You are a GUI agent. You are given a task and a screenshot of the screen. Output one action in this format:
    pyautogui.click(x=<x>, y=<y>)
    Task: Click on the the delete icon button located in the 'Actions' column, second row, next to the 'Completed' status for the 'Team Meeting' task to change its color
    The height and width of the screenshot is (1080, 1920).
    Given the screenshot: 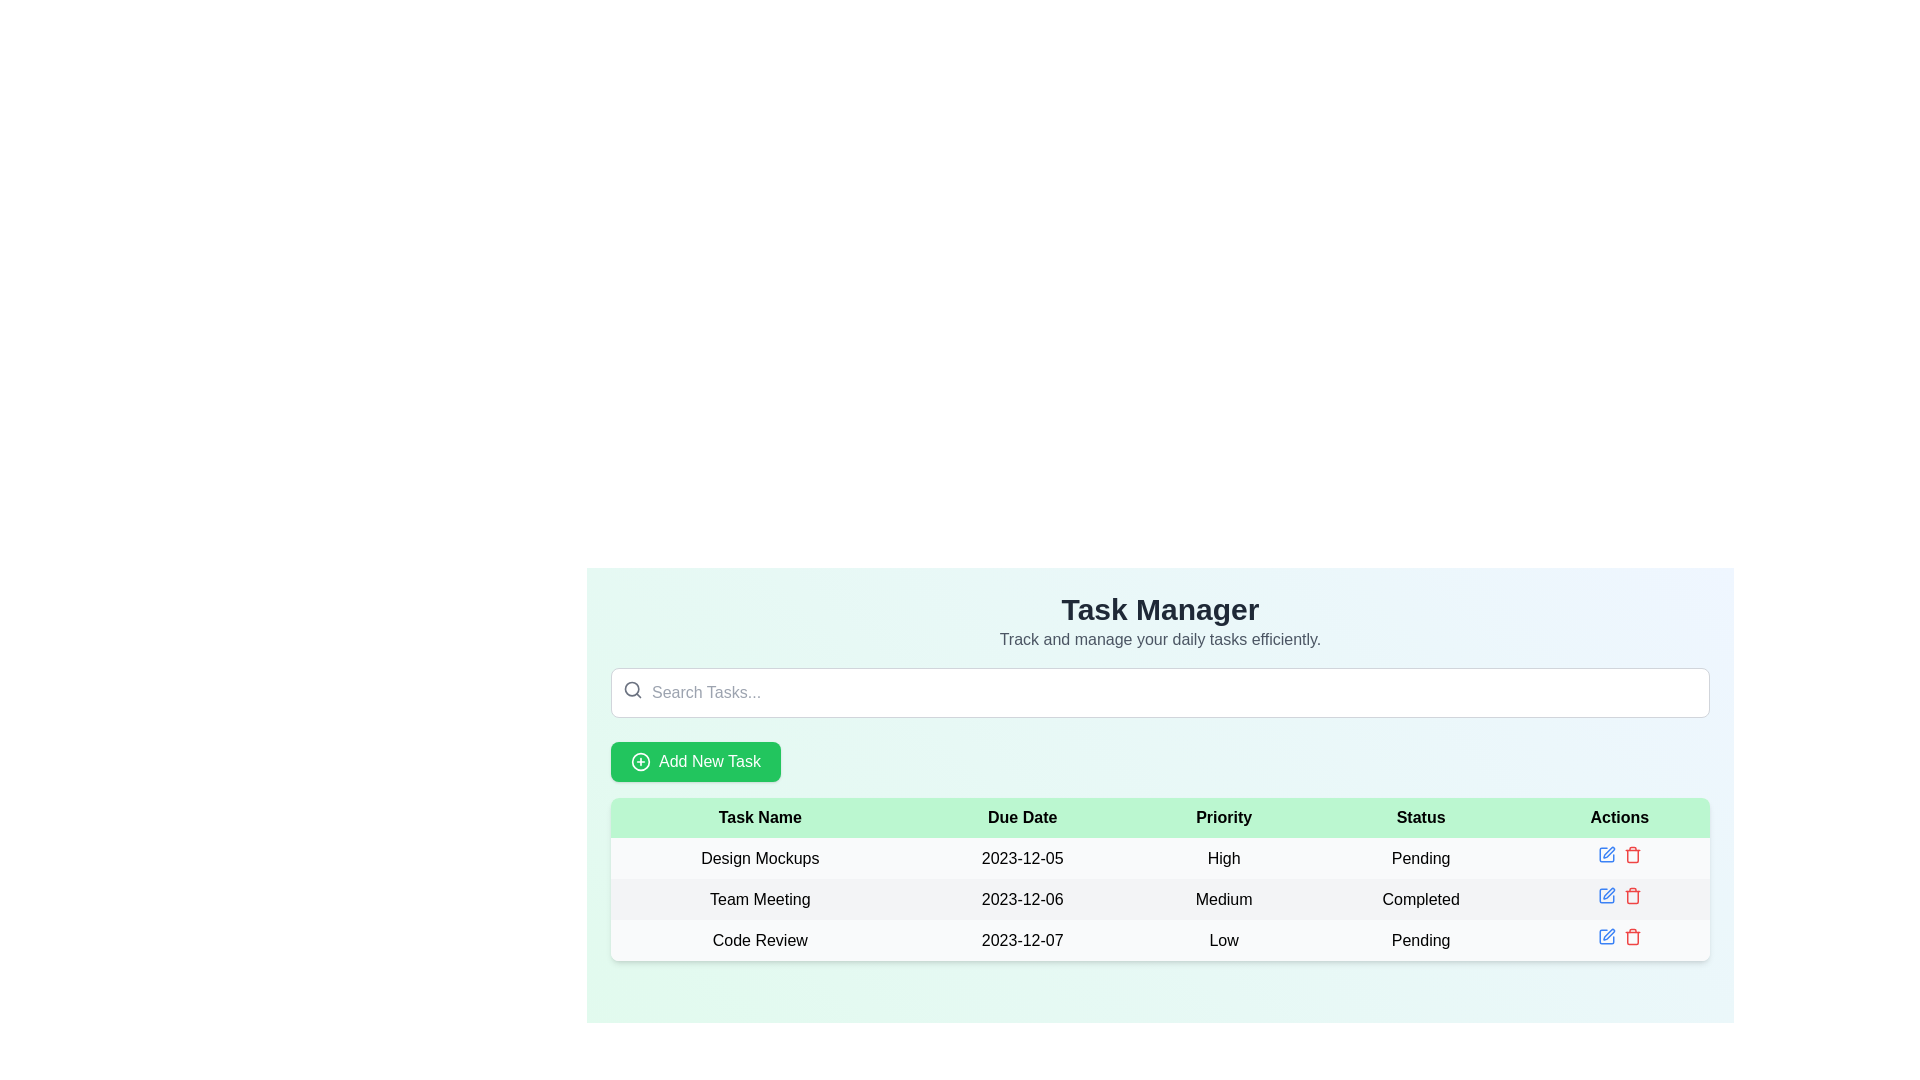 What is the action you would take?
    pyautogui.click(x=1632, y=894)
    